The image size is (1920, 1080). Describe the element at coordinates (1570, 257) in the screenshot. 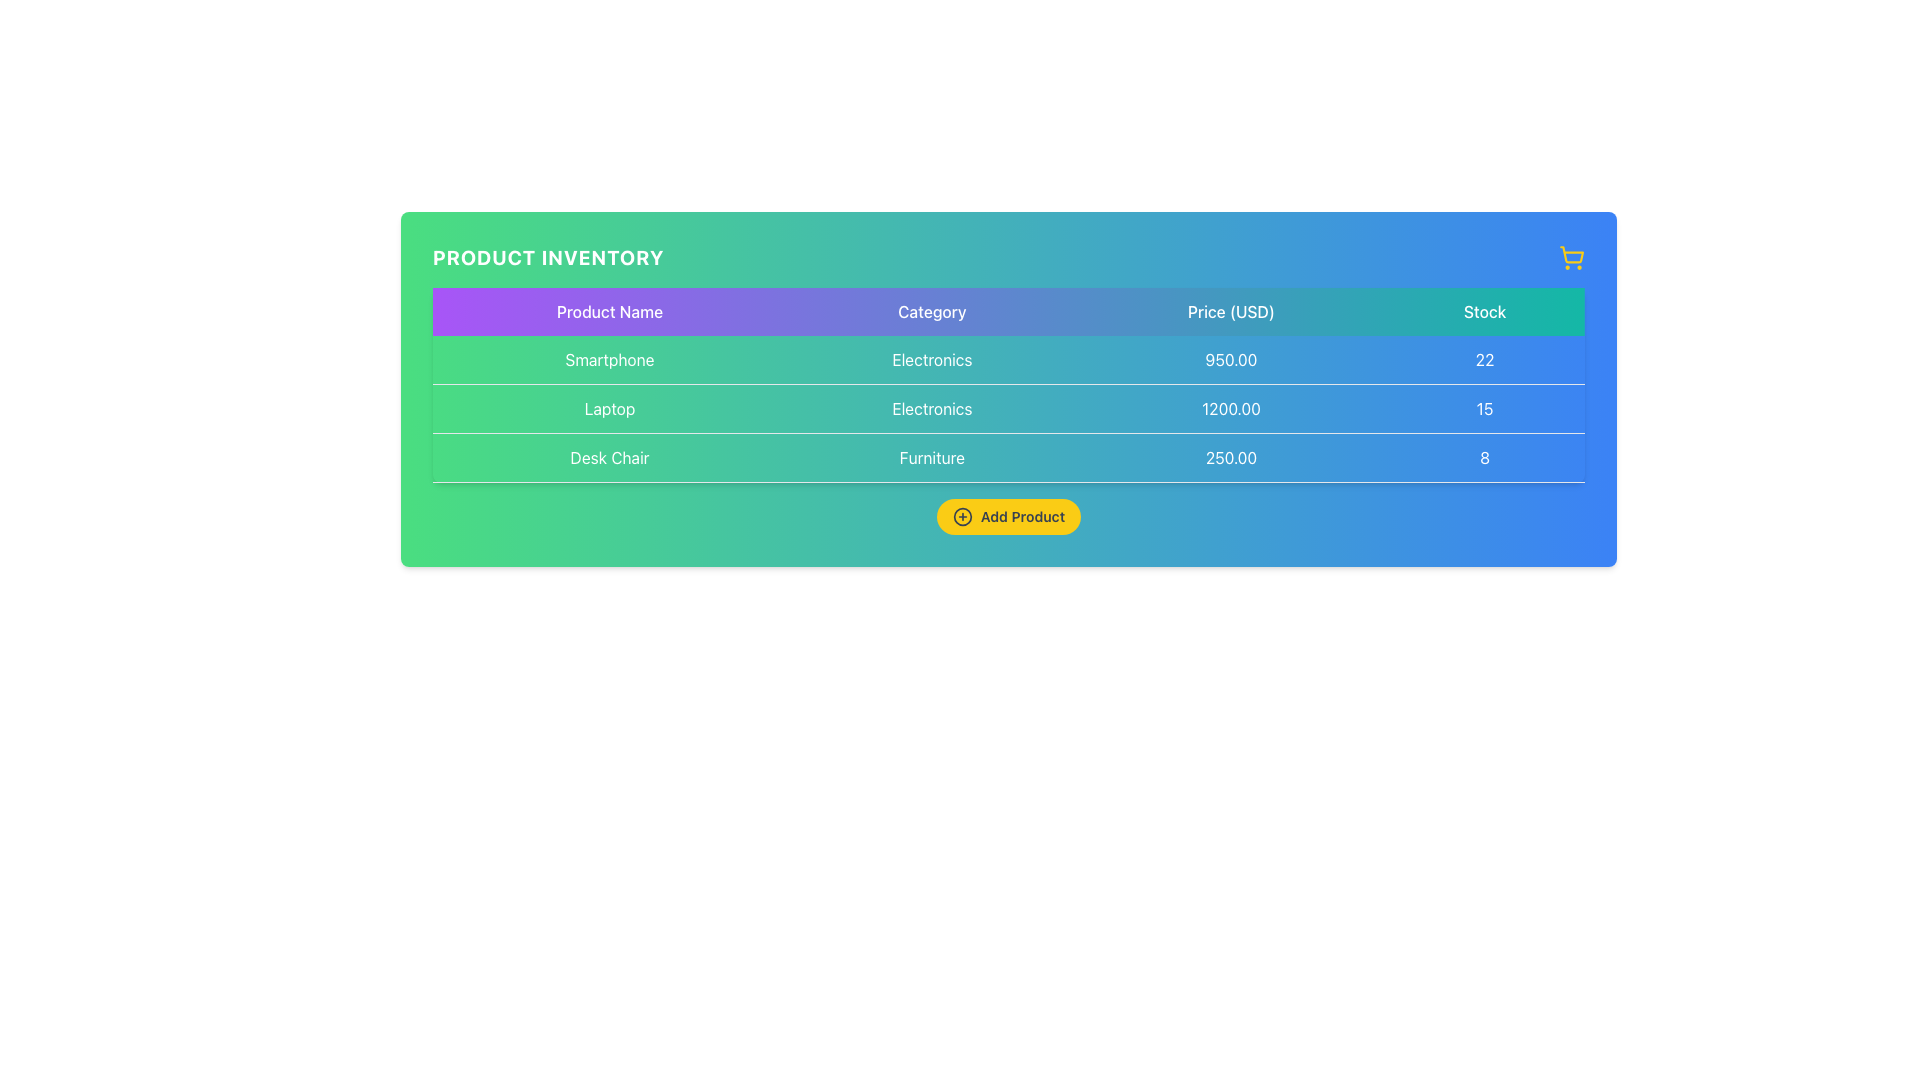

I see `the shopping cart icon with yellow outlines` at that location.